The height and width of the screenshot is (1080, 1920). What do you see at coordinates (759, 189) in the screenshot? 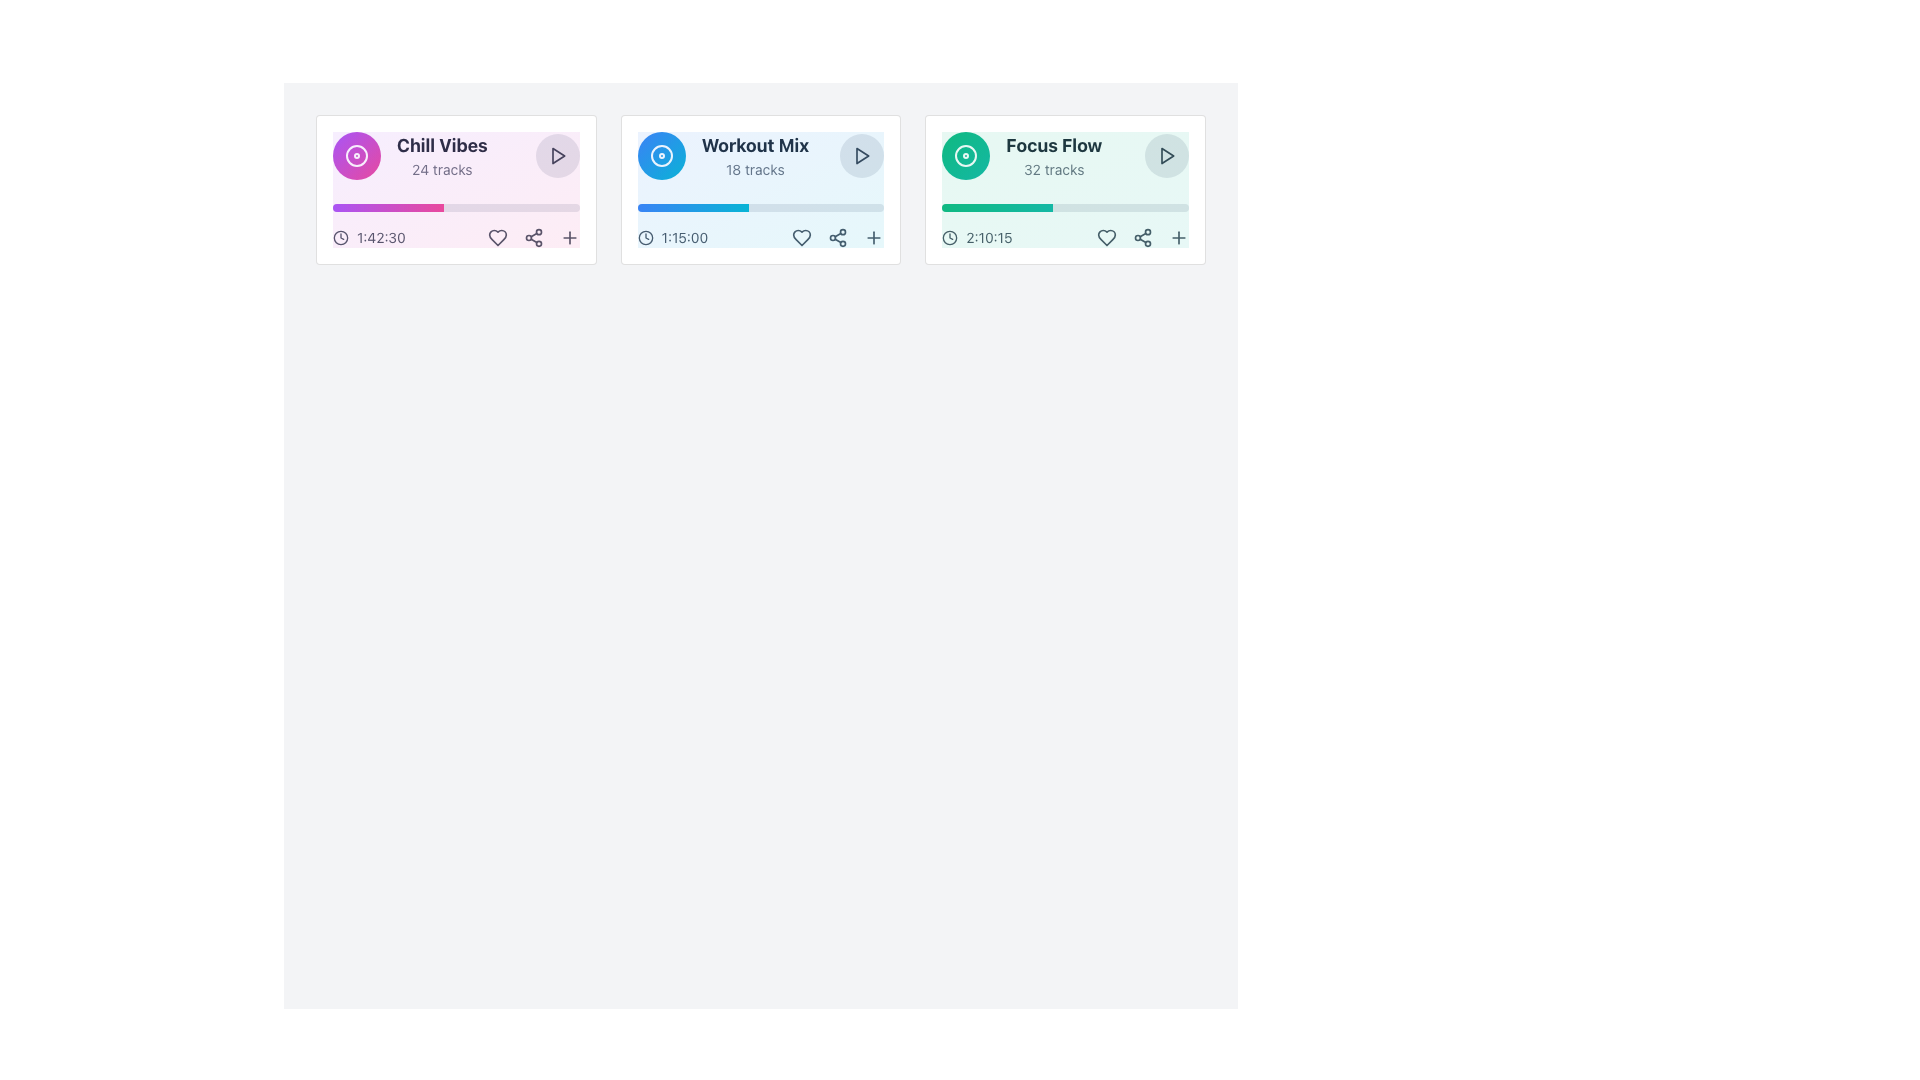
I see `the interactive card component located in the second column of the grid layout` at bounding box center [759, 189].